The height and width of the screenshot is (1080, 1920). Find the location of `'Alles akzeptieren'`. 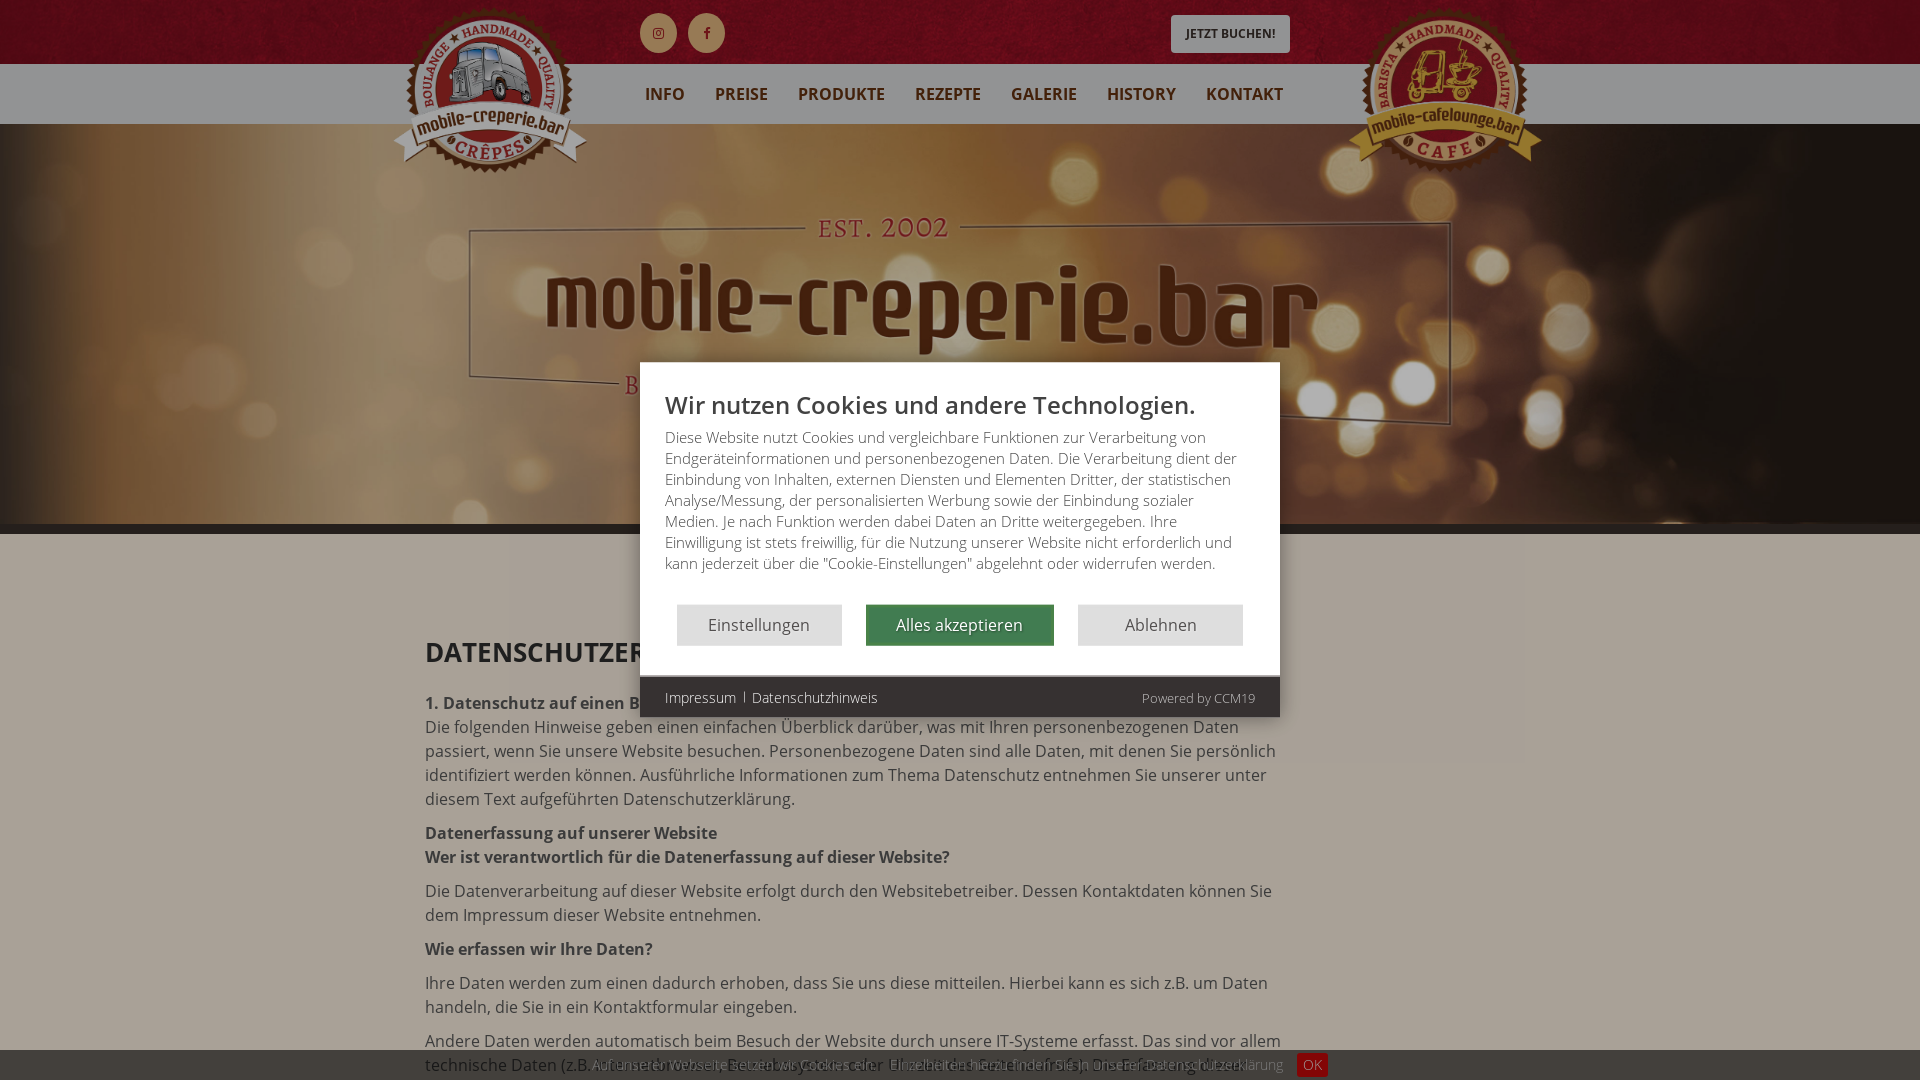

'Alles akzeptieren' is located at coordinates (960, 623).